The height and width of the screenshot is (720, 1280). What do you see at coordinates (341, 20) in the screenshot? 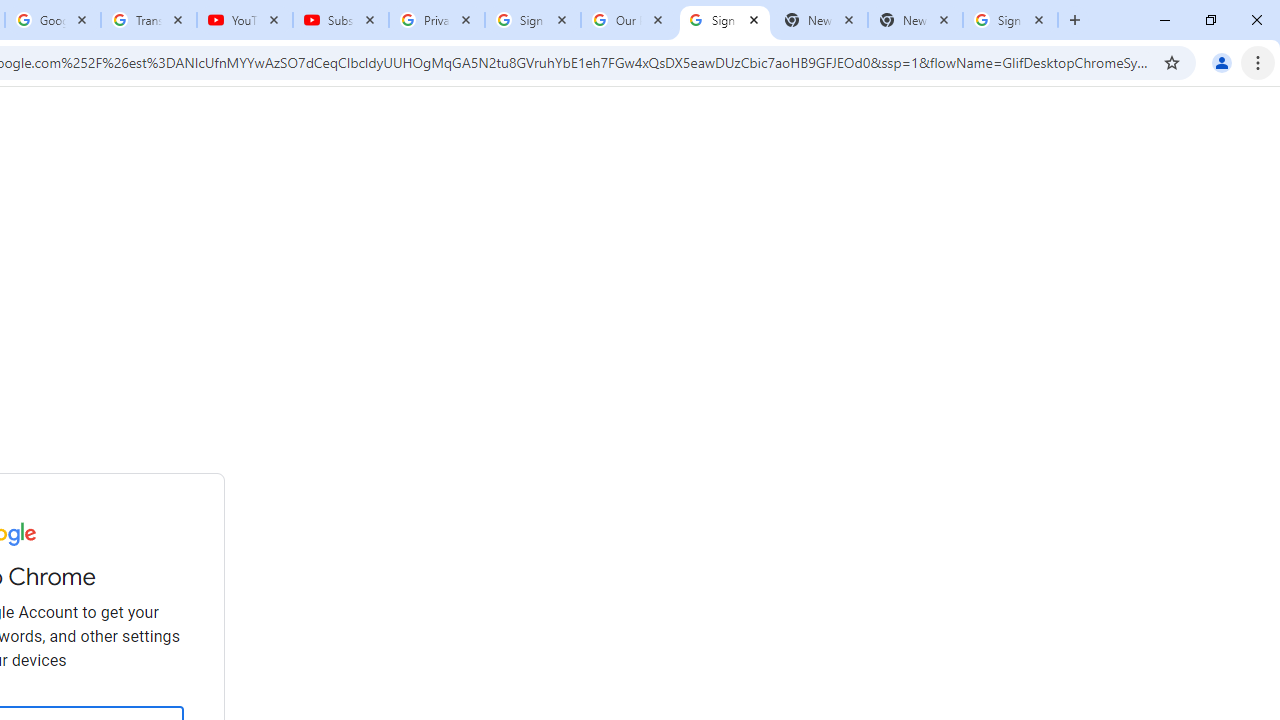
I see `'Subscriptions - YouTube'` at bounding box center [341, 20].